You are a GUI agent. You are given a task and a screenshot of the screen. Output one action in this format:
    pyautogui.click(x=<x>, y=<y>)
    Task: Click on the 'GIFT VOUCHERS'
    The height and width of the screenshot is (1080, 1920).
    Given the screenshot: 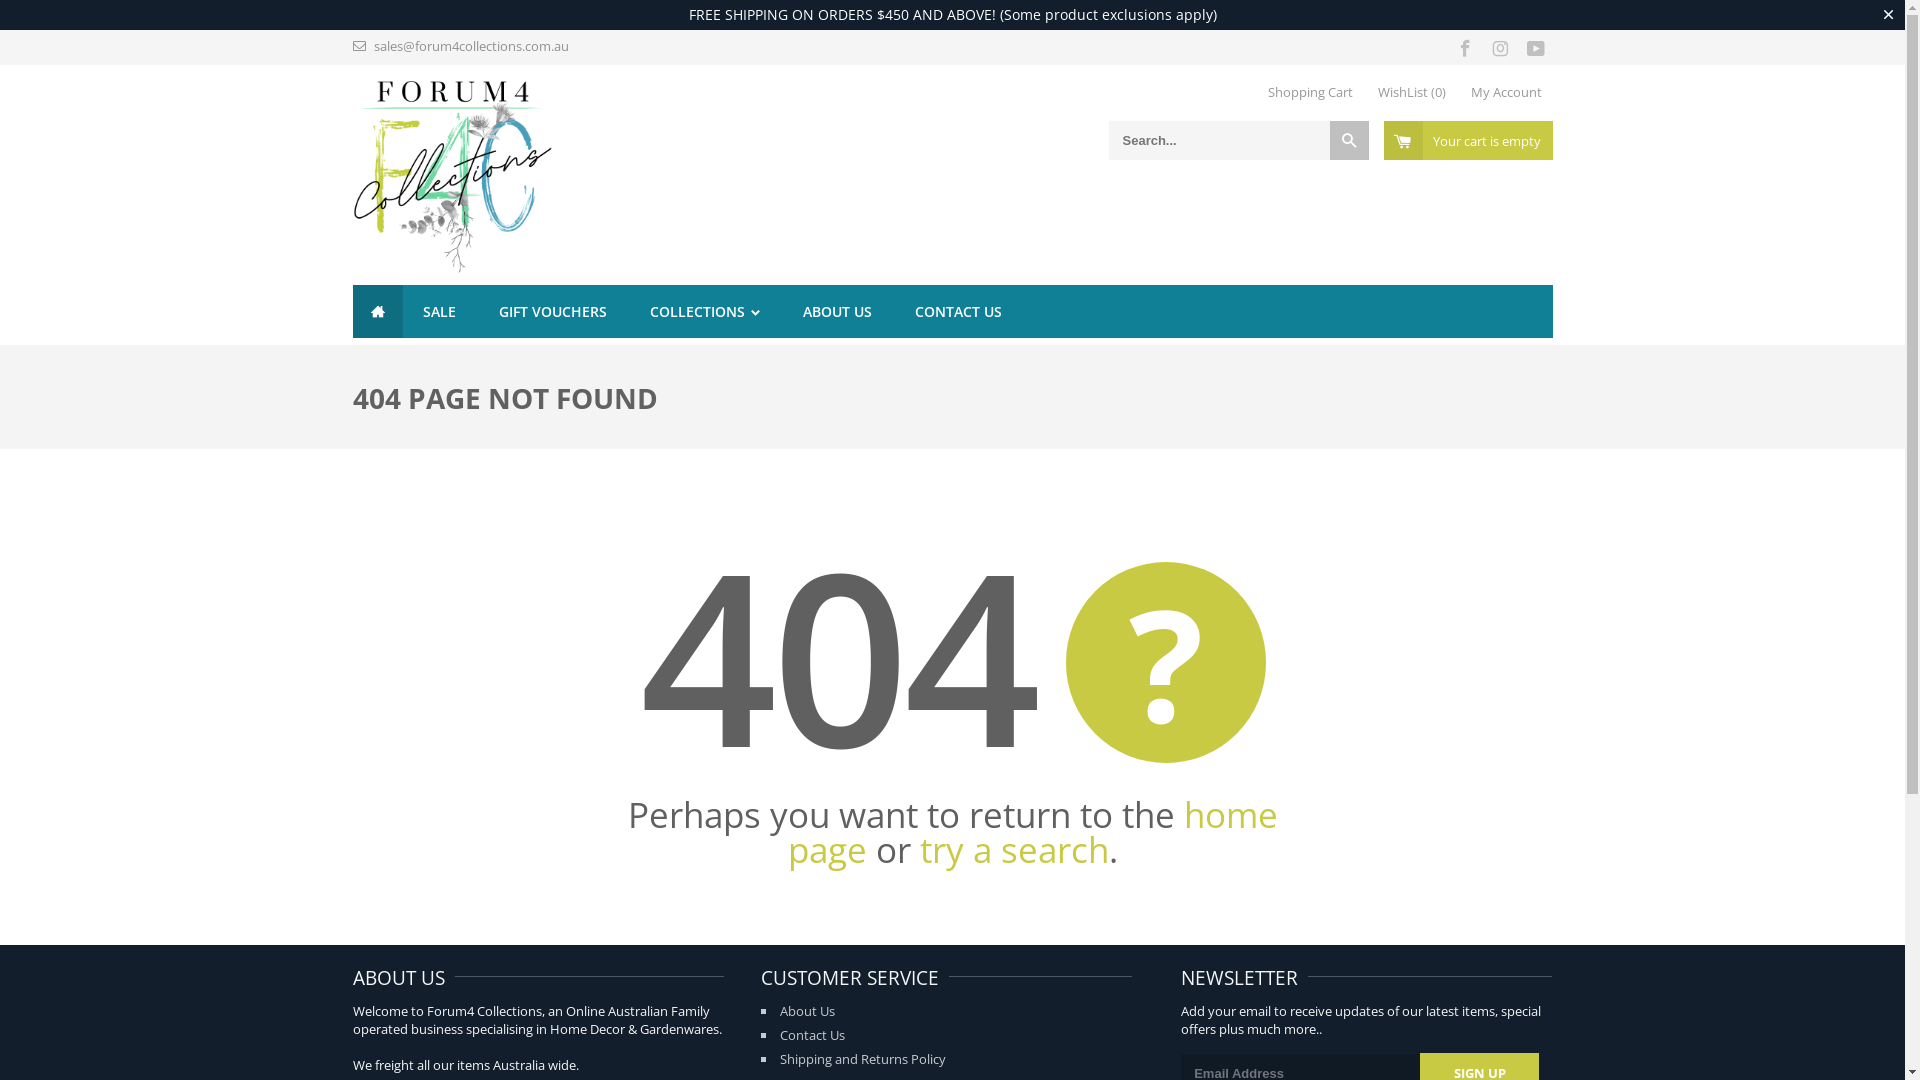 What is the action you would take?
    pyautogui.click(x=477, y=311)
    